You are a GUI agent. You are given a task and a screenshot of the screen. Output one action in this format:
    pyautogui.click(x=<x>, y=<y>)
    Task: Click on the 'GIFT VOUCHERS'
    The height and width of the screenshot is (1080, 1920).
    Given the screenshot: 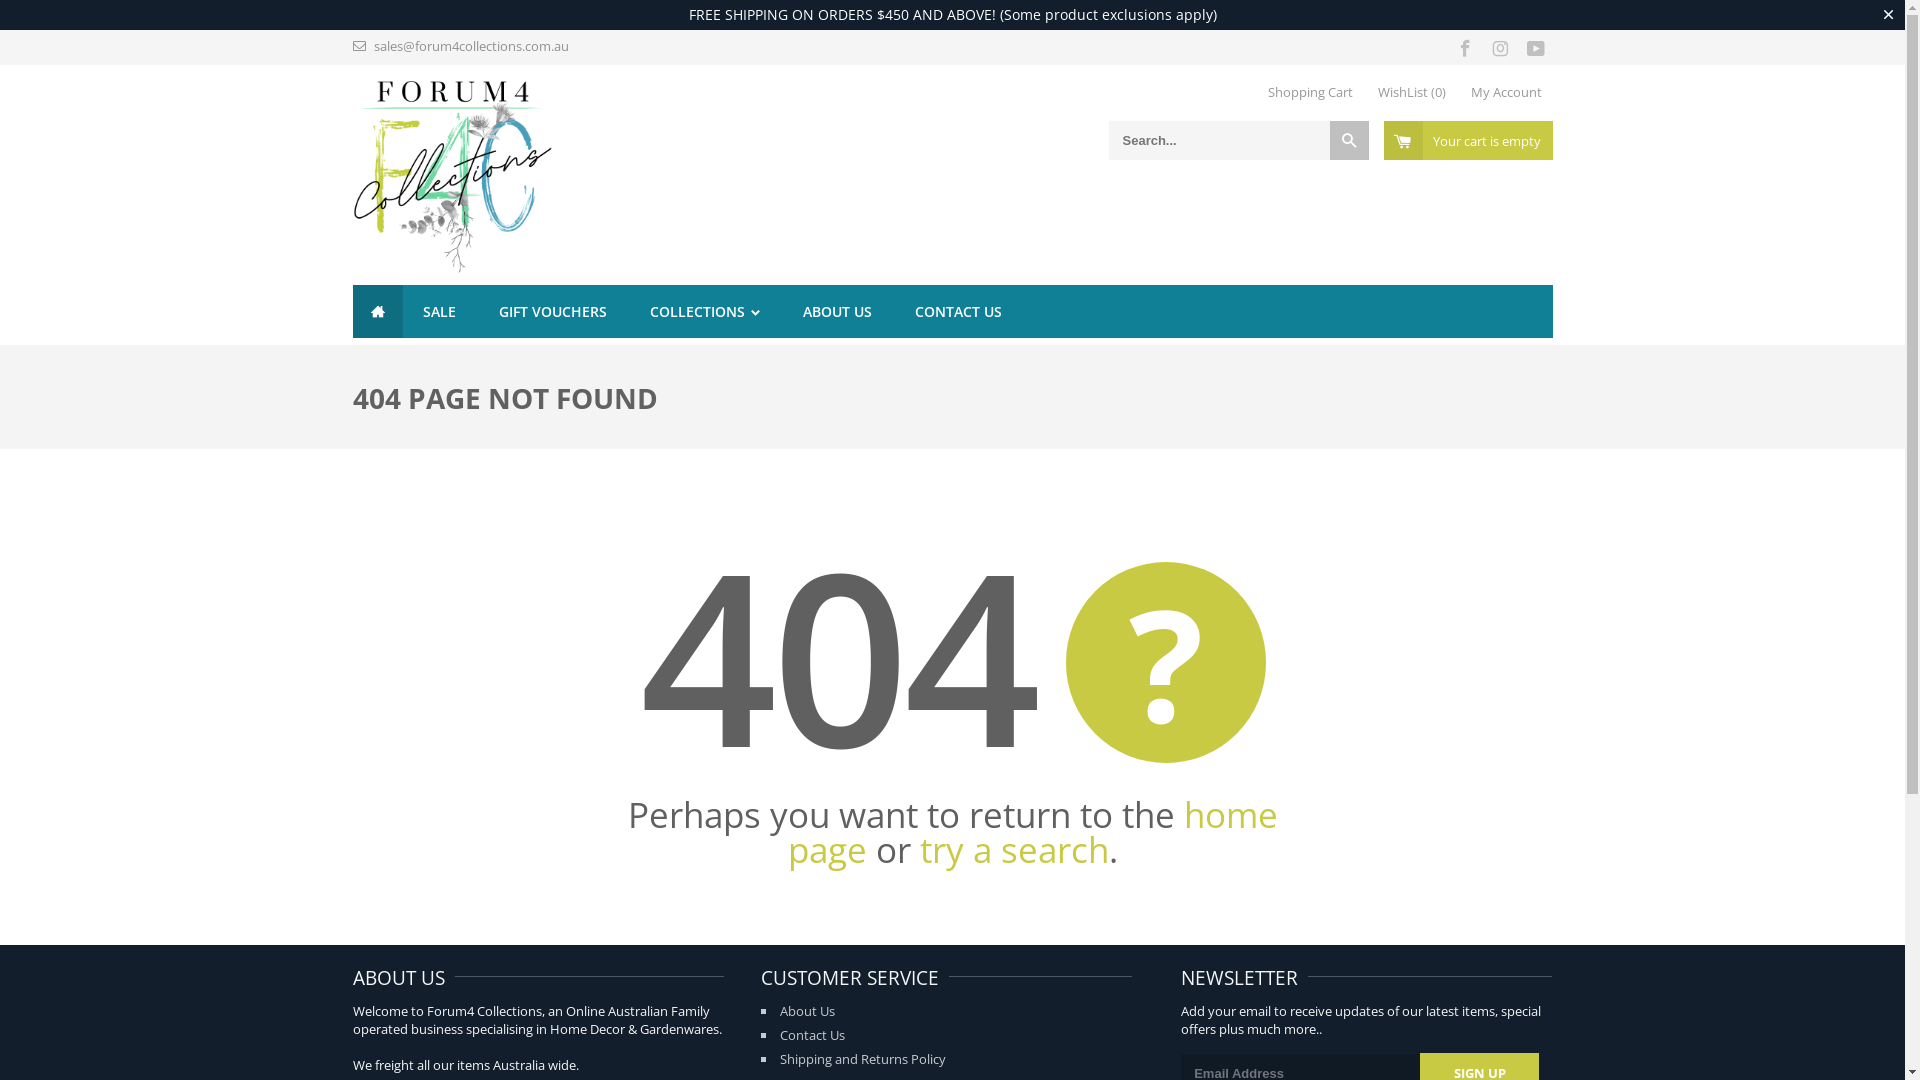 What is the action you would take?
    pyautogui.click(x=477, y=311)
    